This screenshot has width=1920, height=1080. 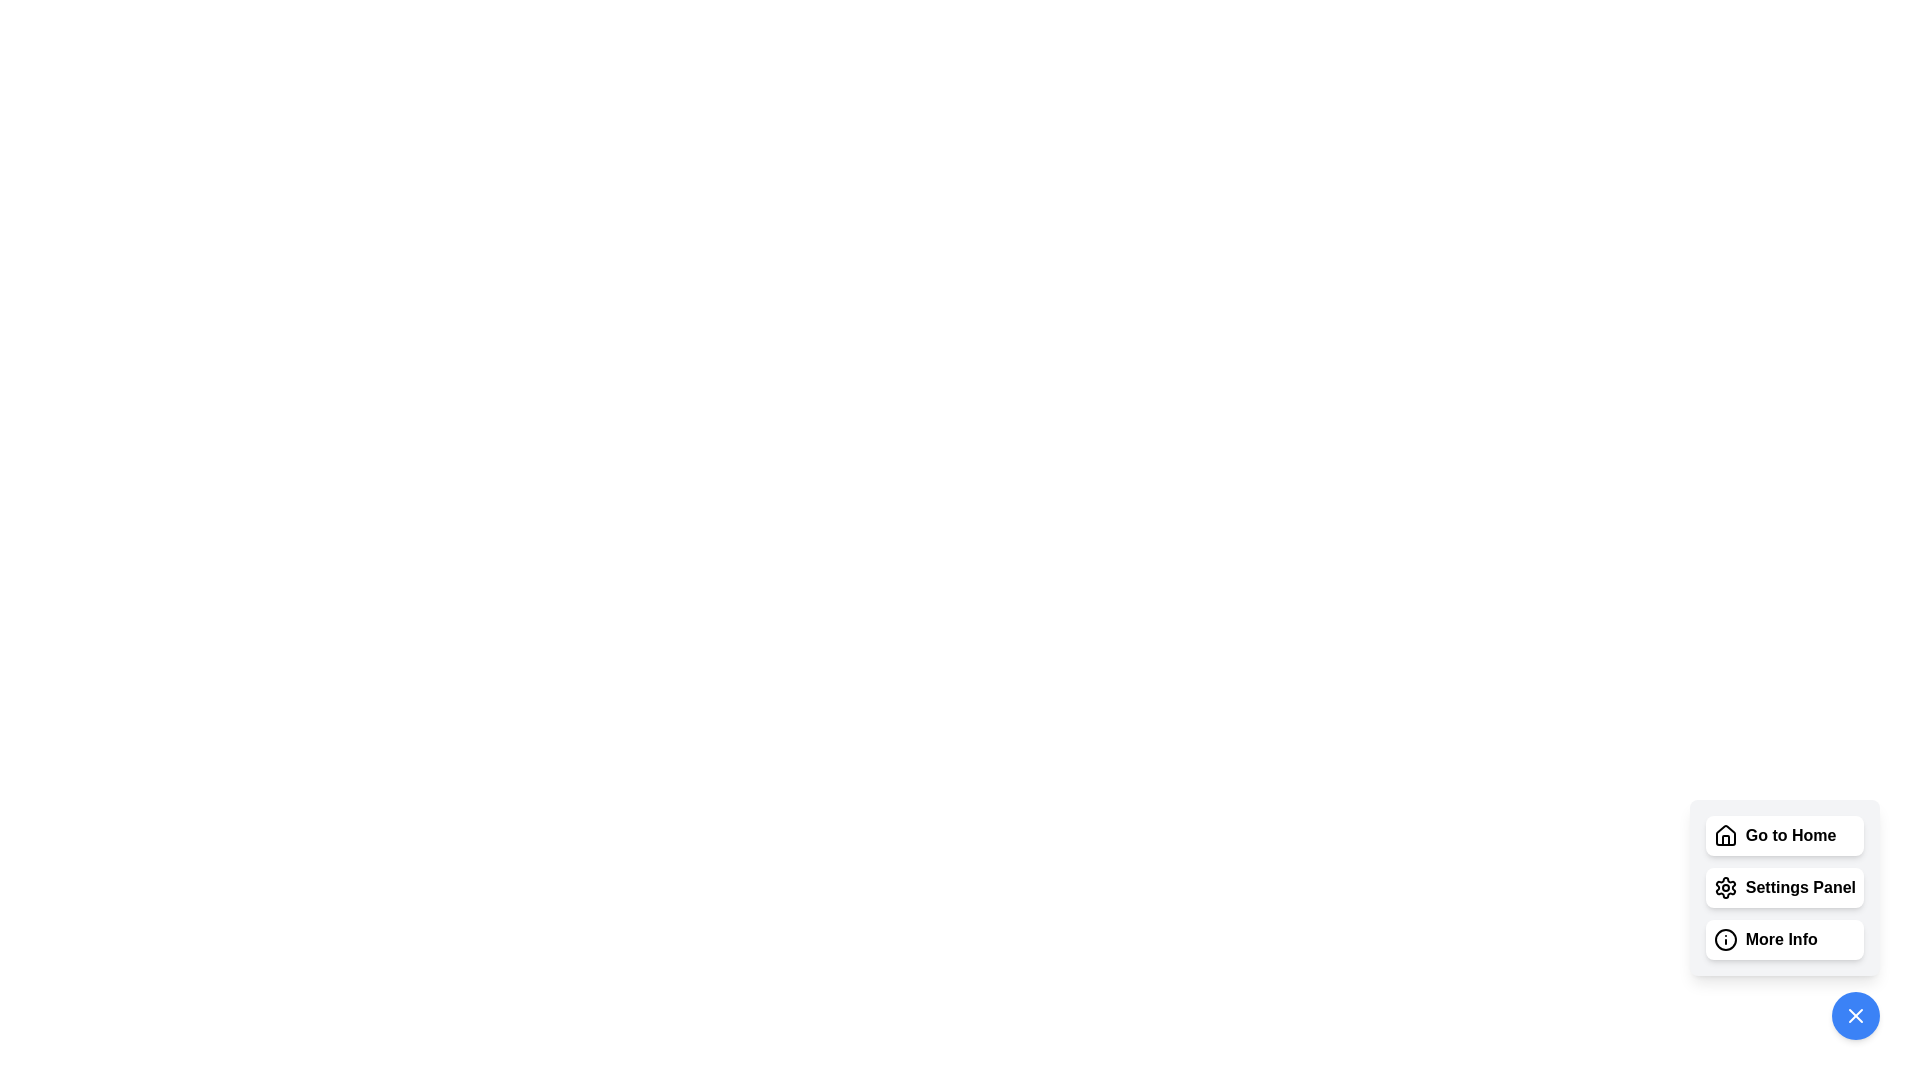 What do you see at coordinates (1800, 886) in the screenshot?
I see `text label 'Settings Panel' which is styled in bold and is part of a clickable menu option located in the lower-right corner of the interface` at bounding box center [1800, 886].